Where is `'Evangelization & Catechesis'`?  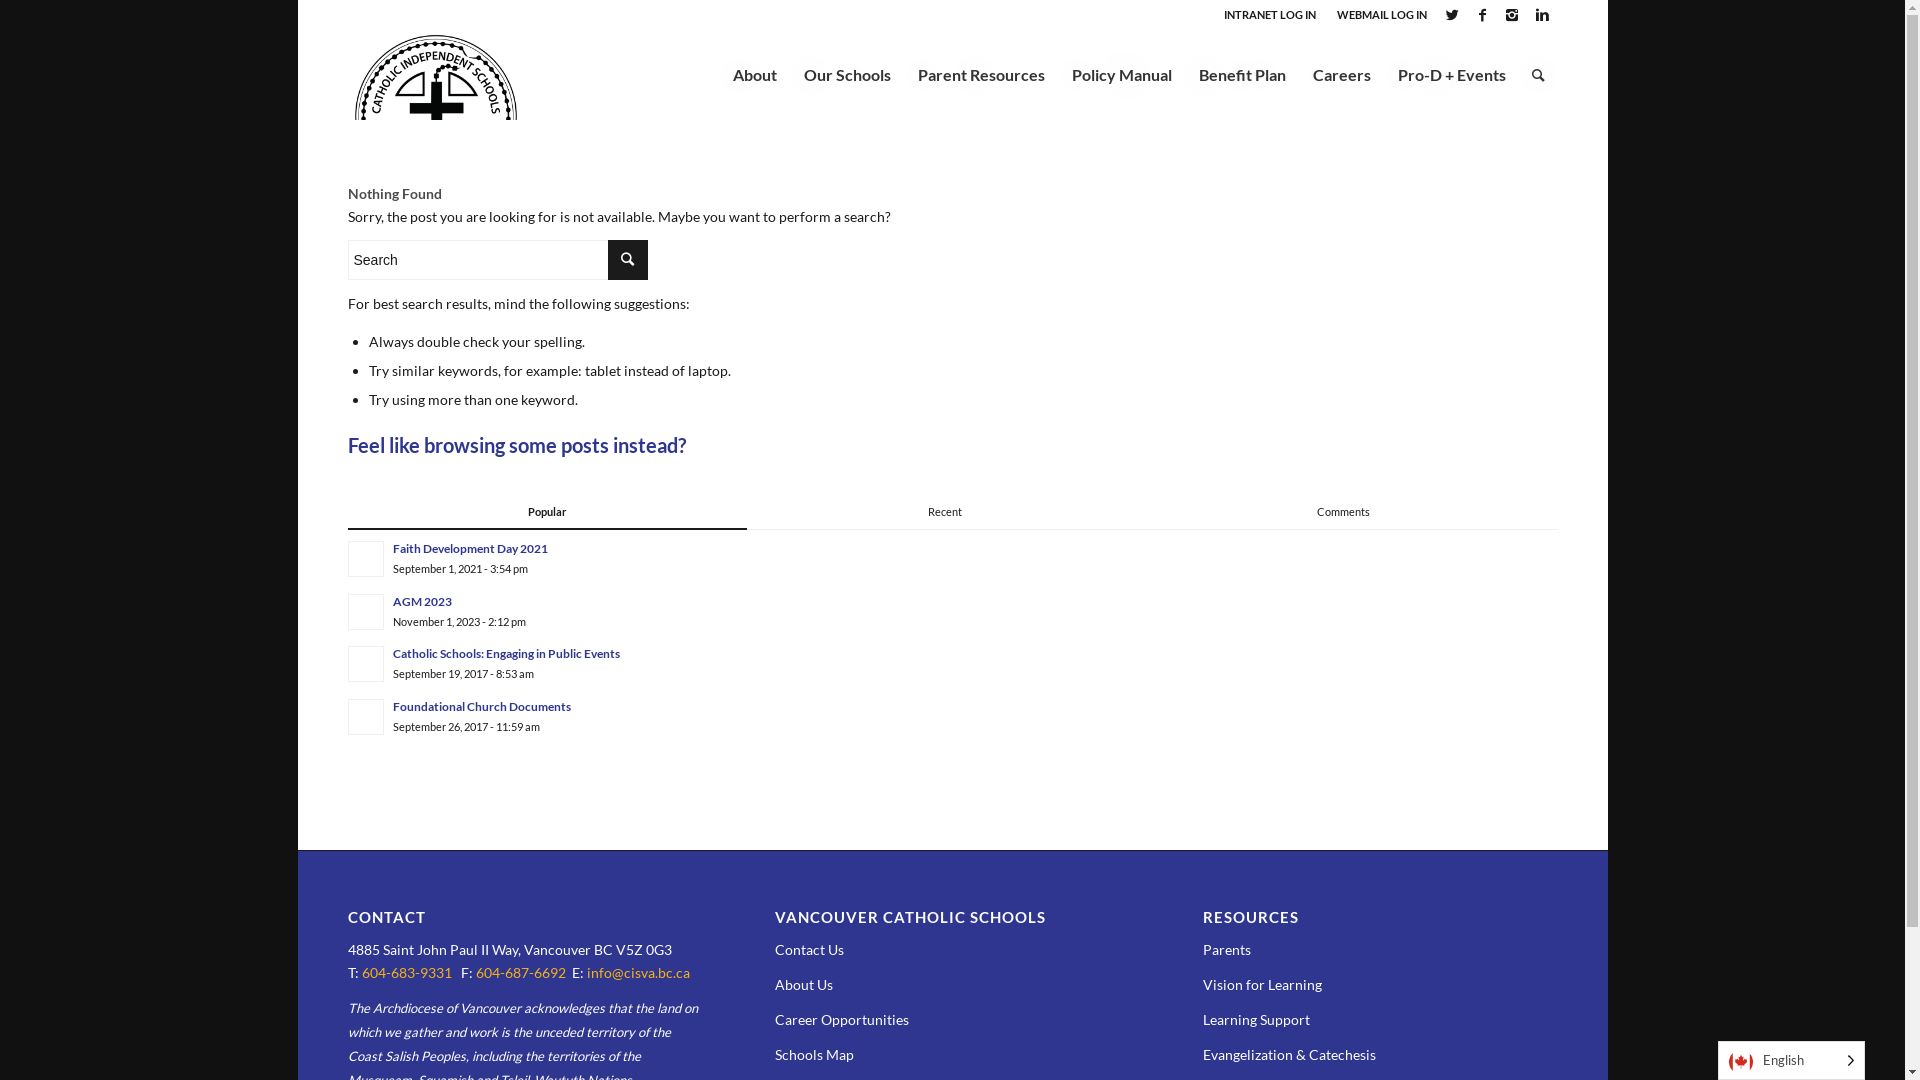
'Evangelization & Catechesis' is located at coordinates (1289, 1053).